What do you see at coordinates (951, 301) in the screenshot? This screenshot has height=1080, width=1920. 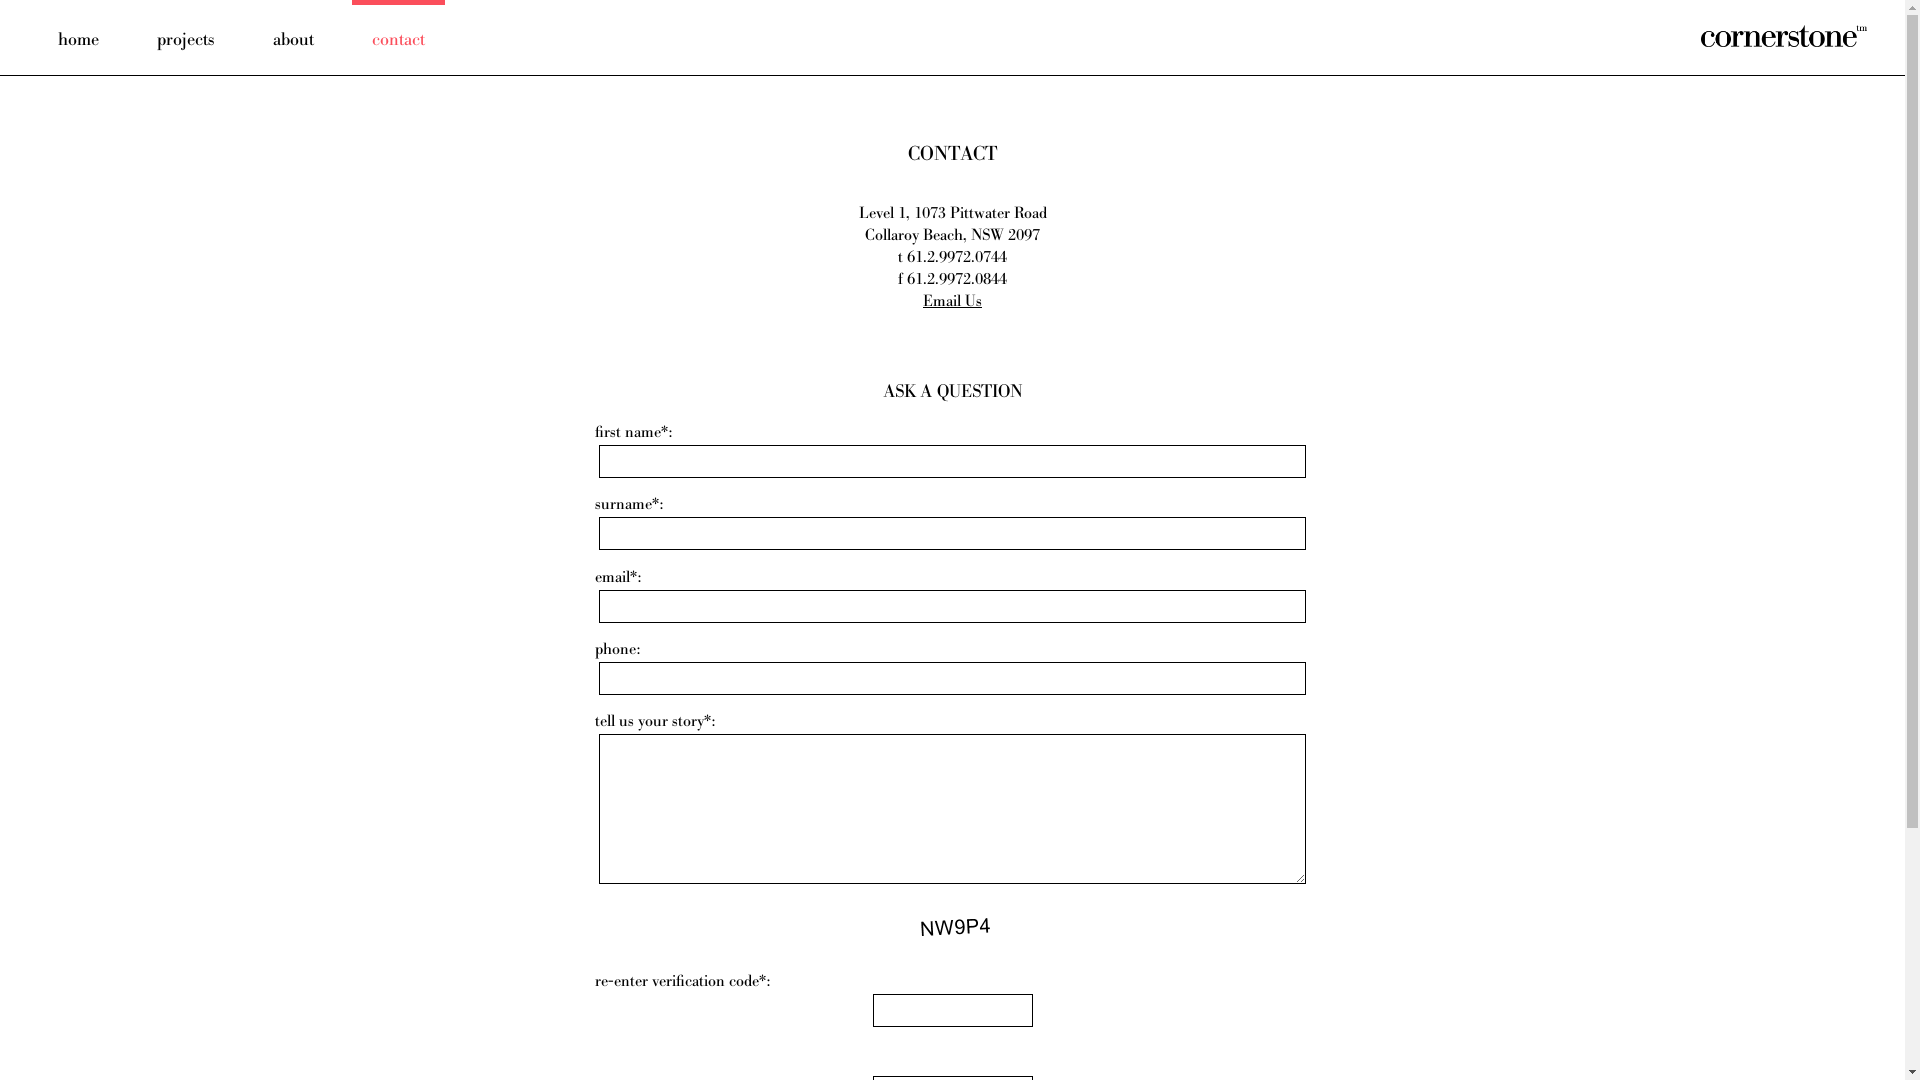 I see `'Email Us'` at bounding box center [951, 301].